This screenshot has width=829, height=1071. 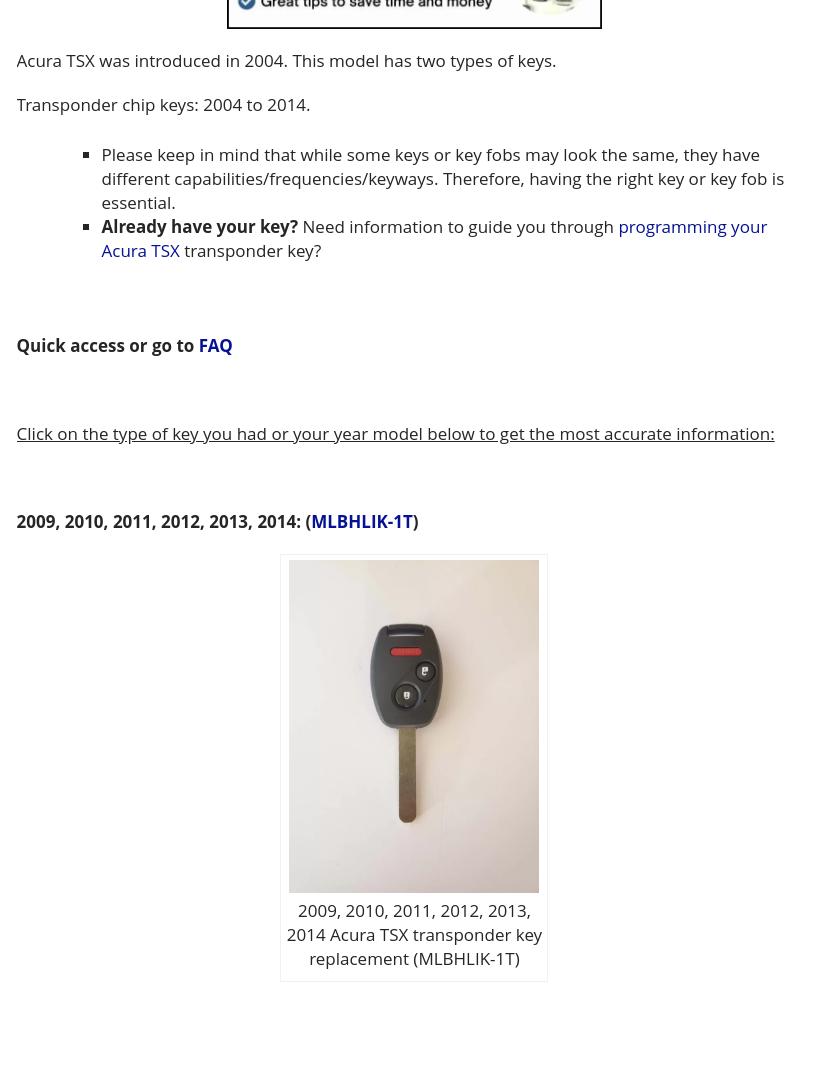 I want to click on 'Quick access or go to', so click(x=107, y=343).